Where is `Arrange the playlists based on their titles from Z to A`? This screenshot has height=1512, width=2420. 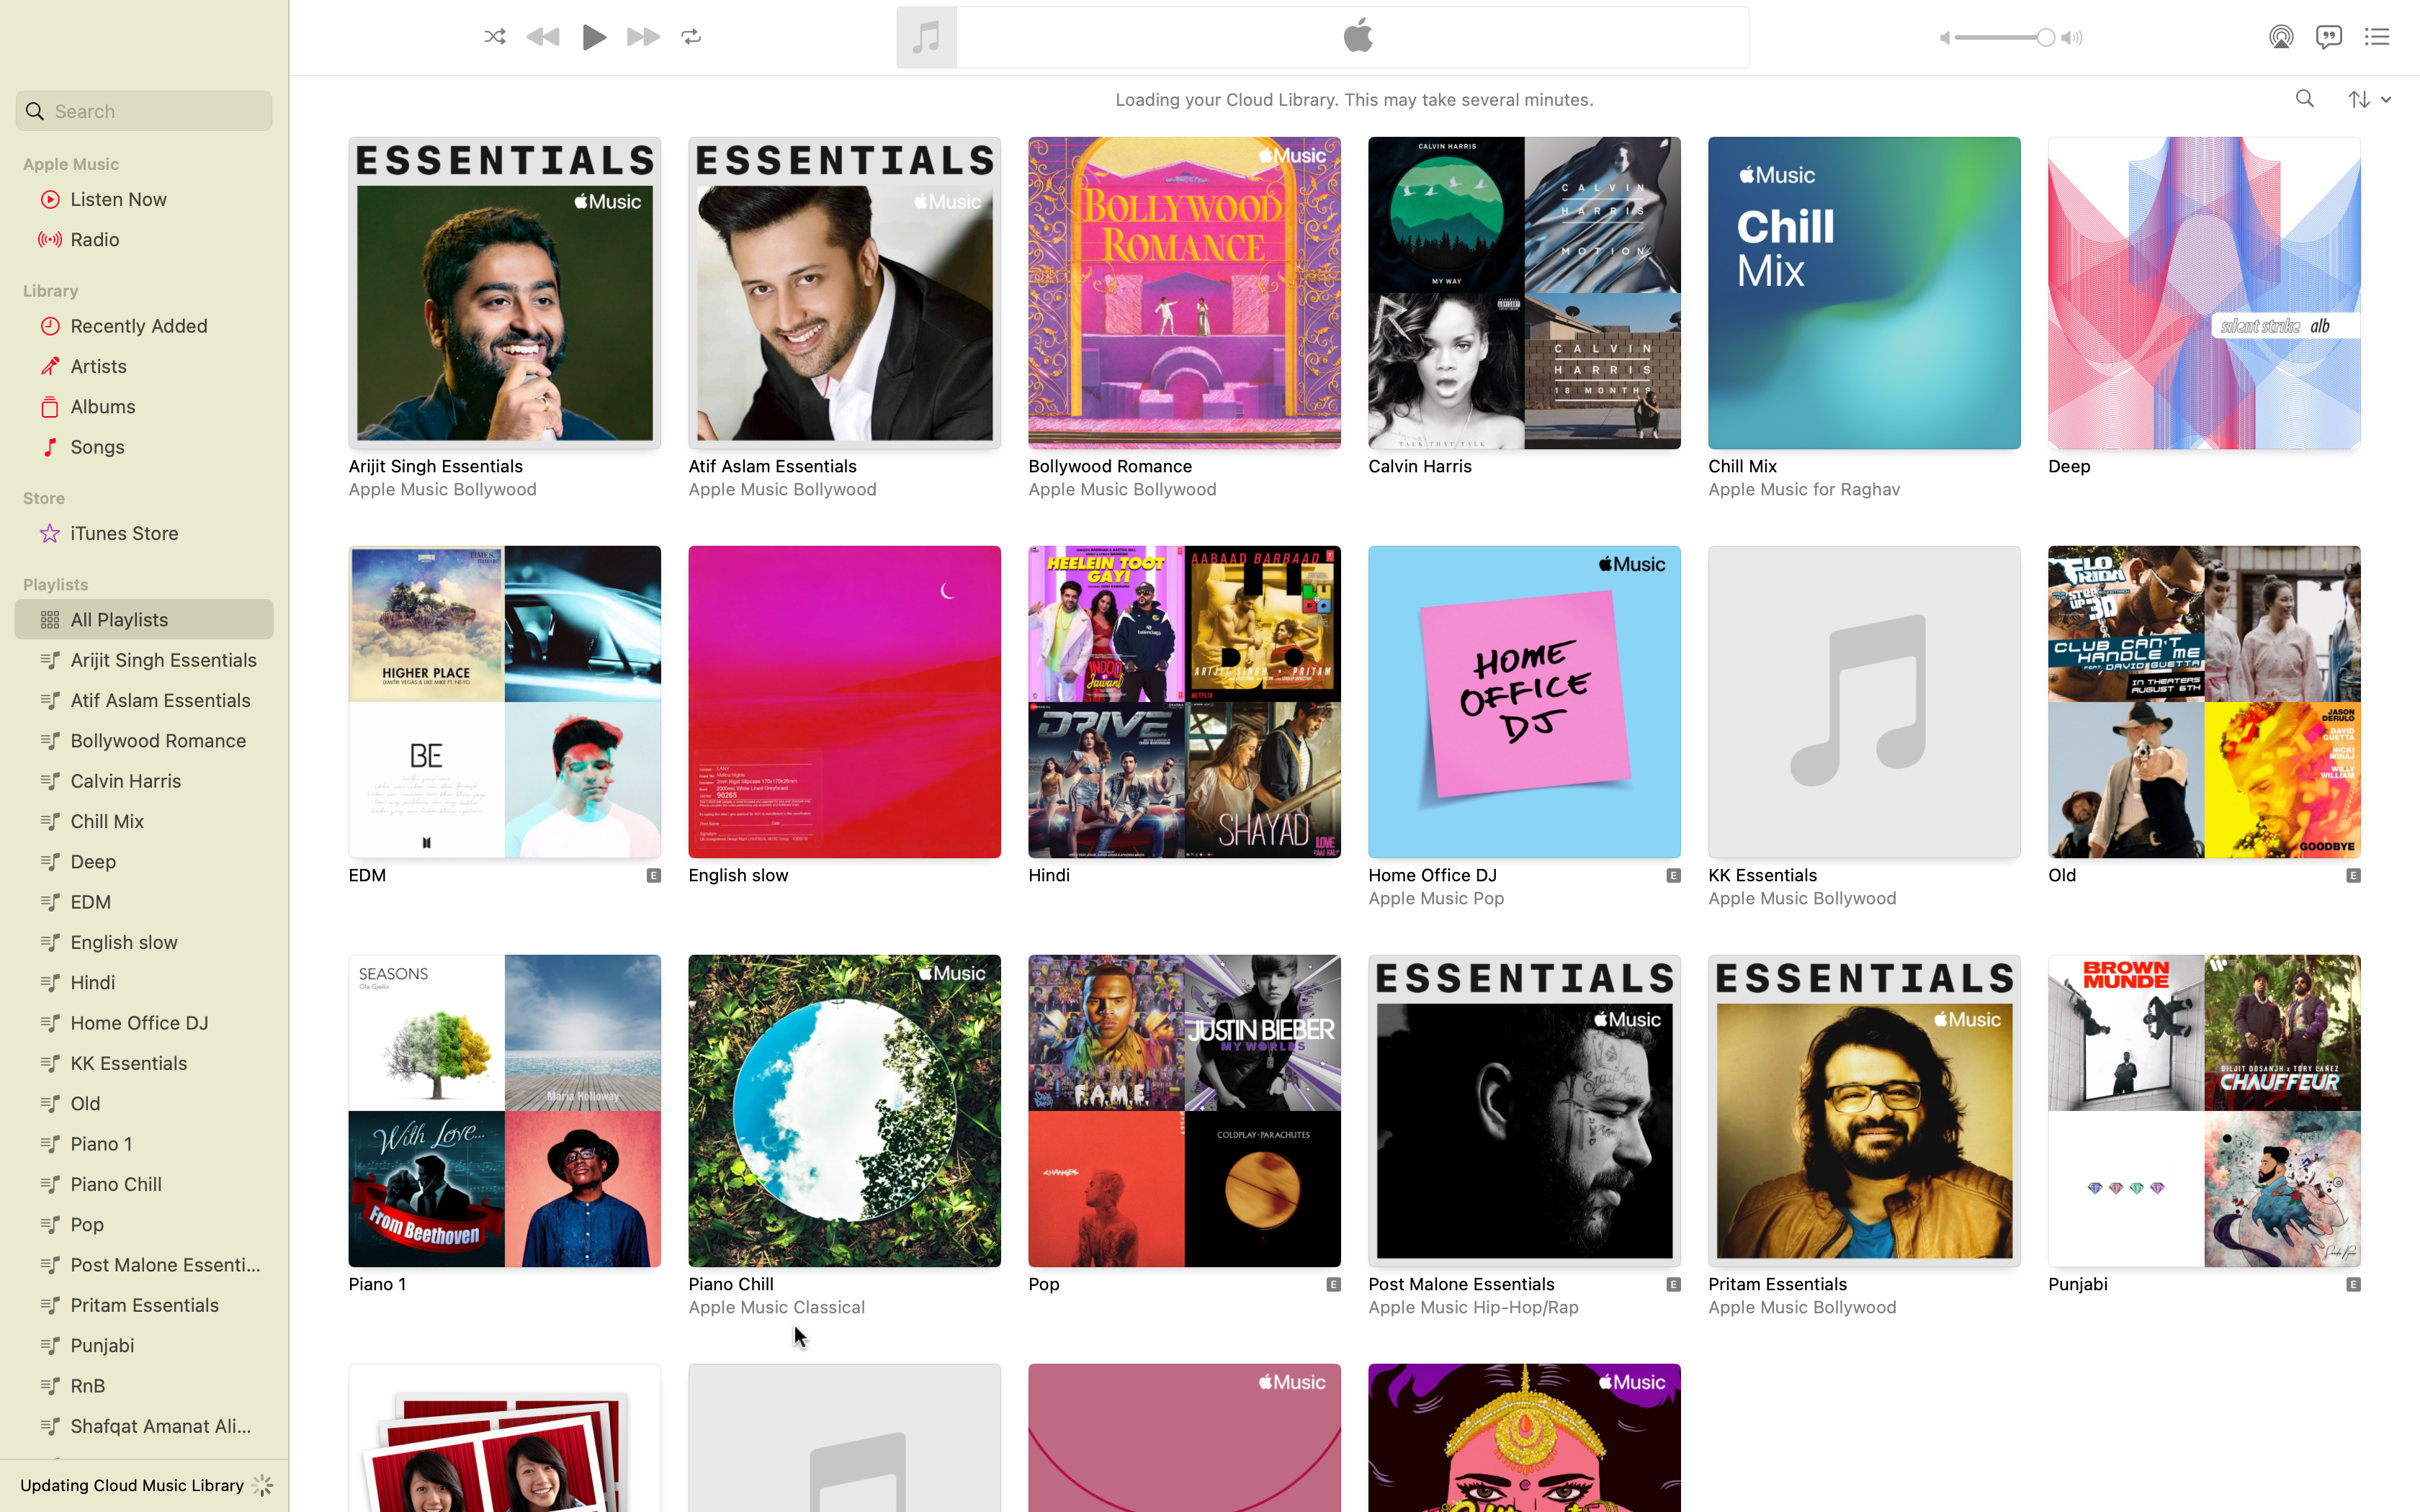
Arrange the playlists based on their titles from Z to A is located at coordinates (2368, 97).